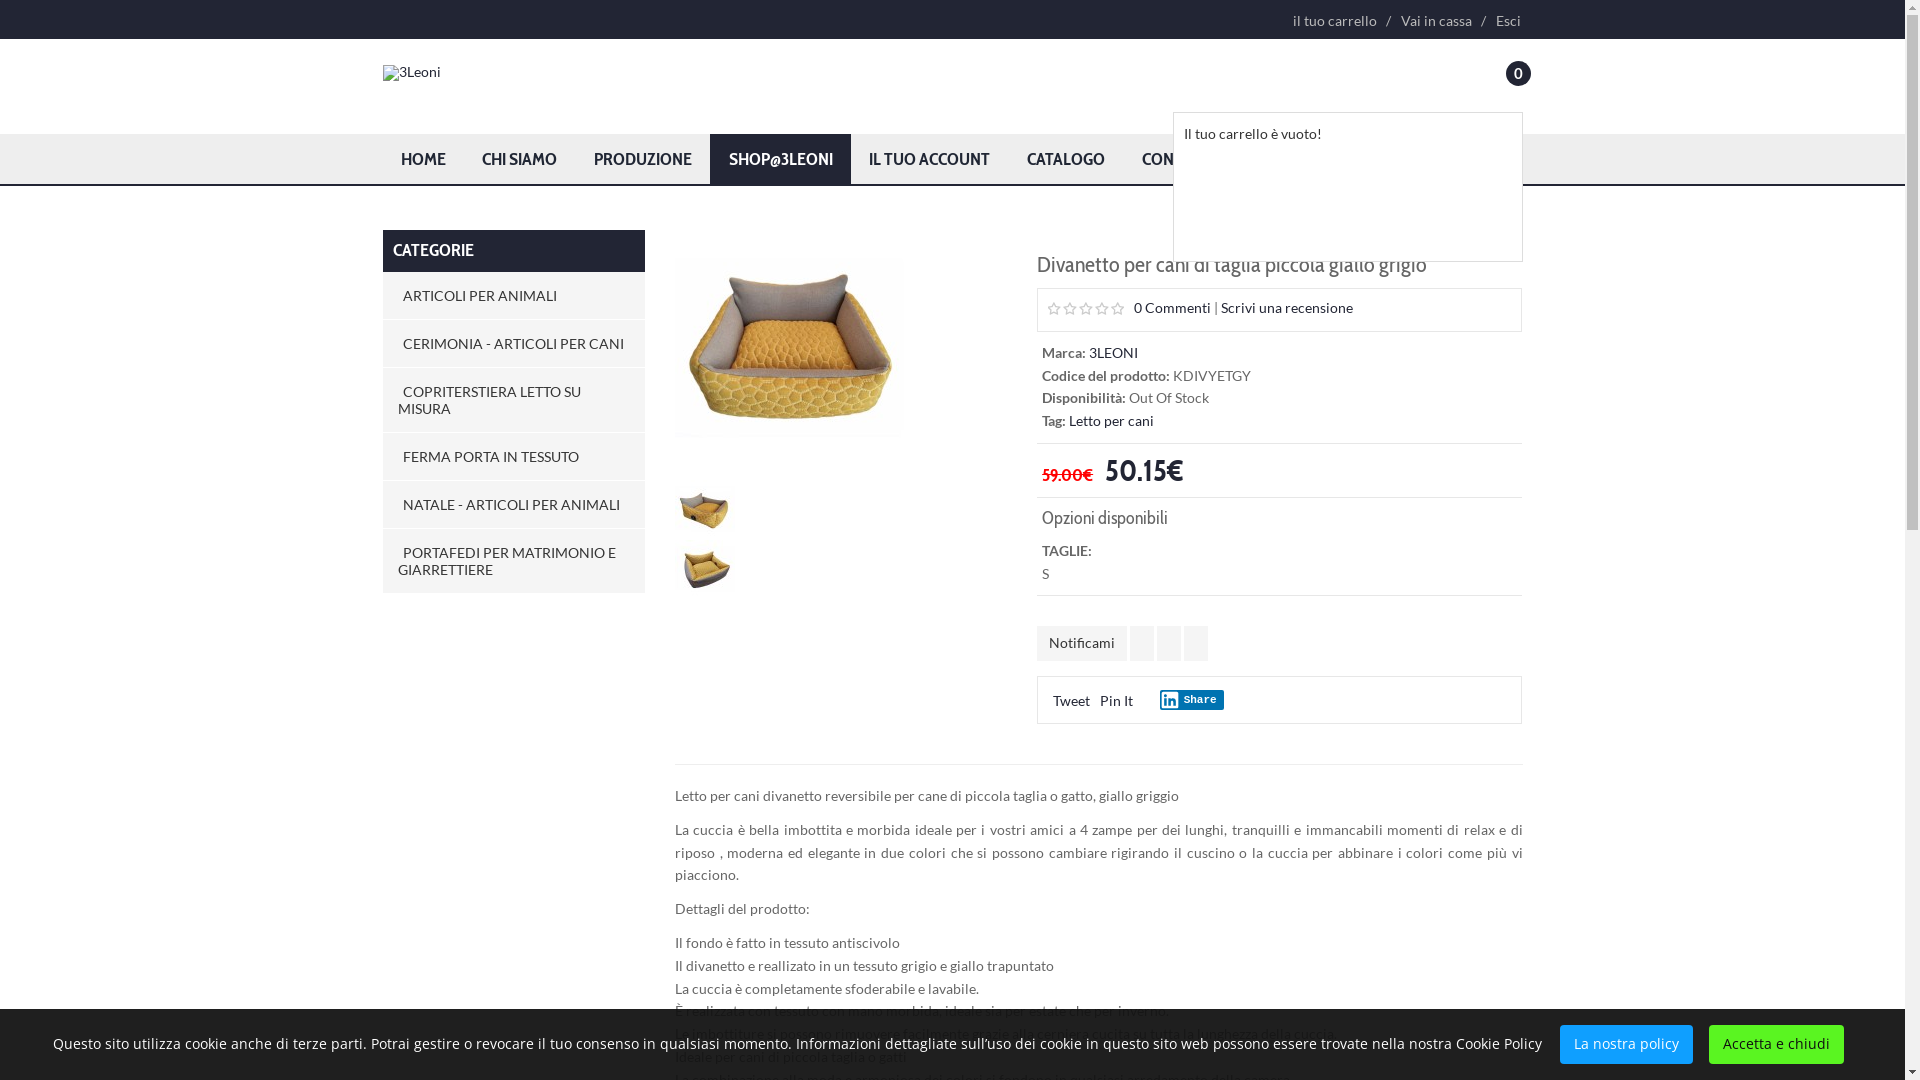 The width and height of the screenshot is (1920, 1080). Describe the element at coordinates (421, 157) in the screenshot. I see `'HOME'` at that location.